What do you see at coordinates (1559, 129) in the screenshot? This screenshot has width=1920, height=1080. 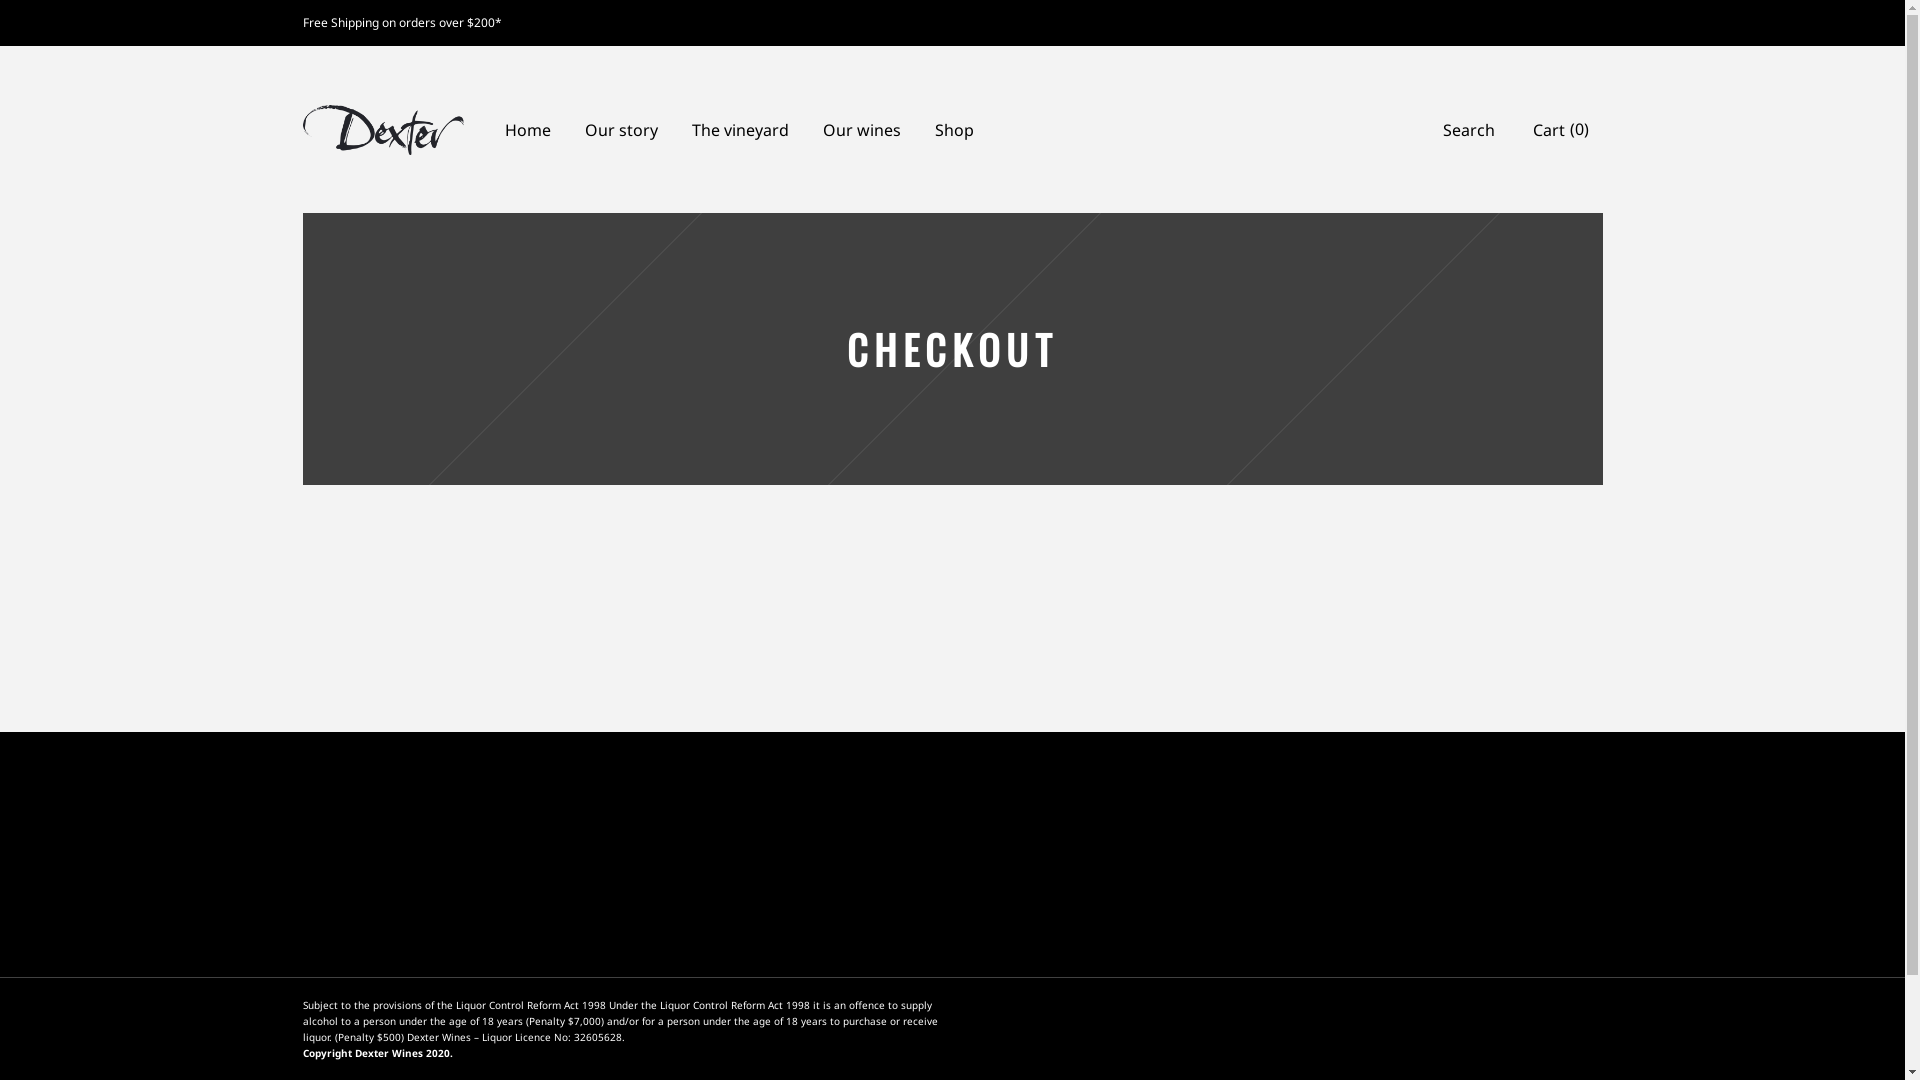 I see `'Cart` at bounding box center [1559, 129].